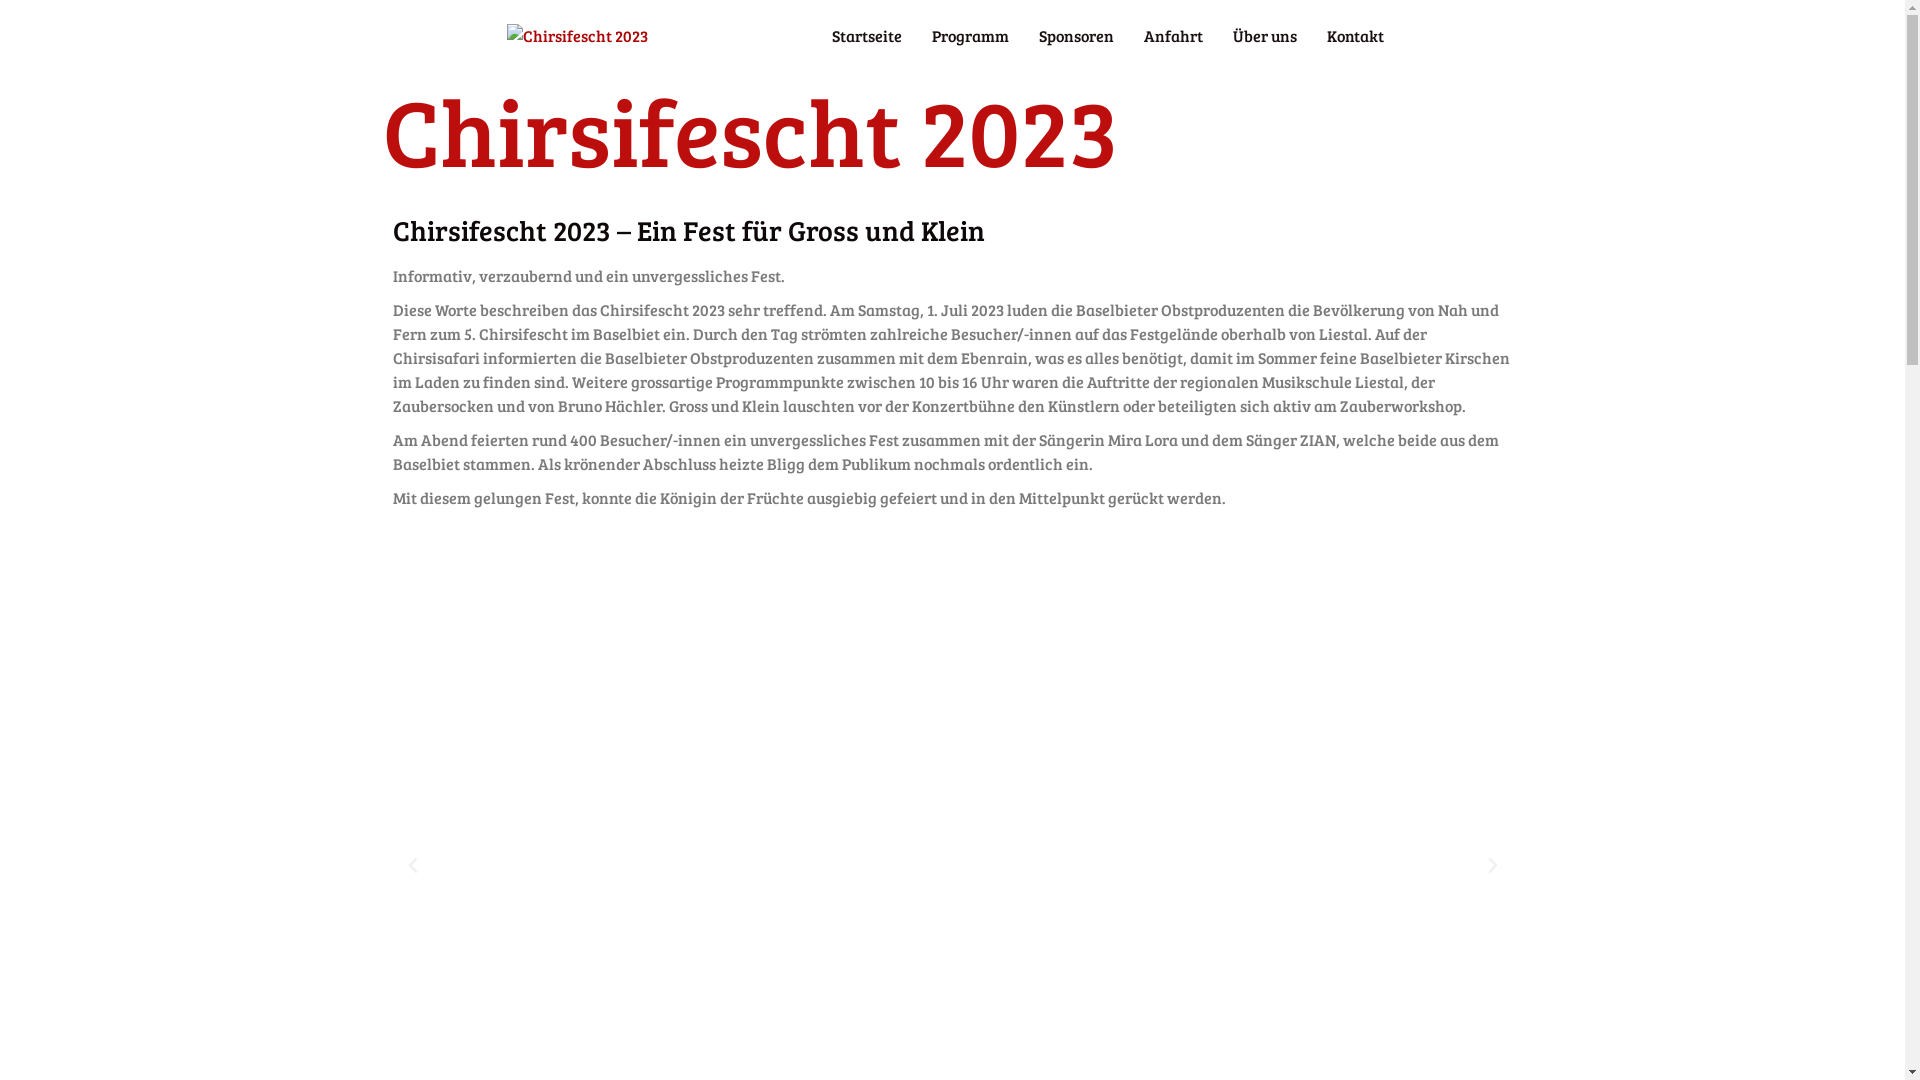  Describe the element at coordinates (1128, 35) in the screenshot. I see `'Anfahrt'` at that location.